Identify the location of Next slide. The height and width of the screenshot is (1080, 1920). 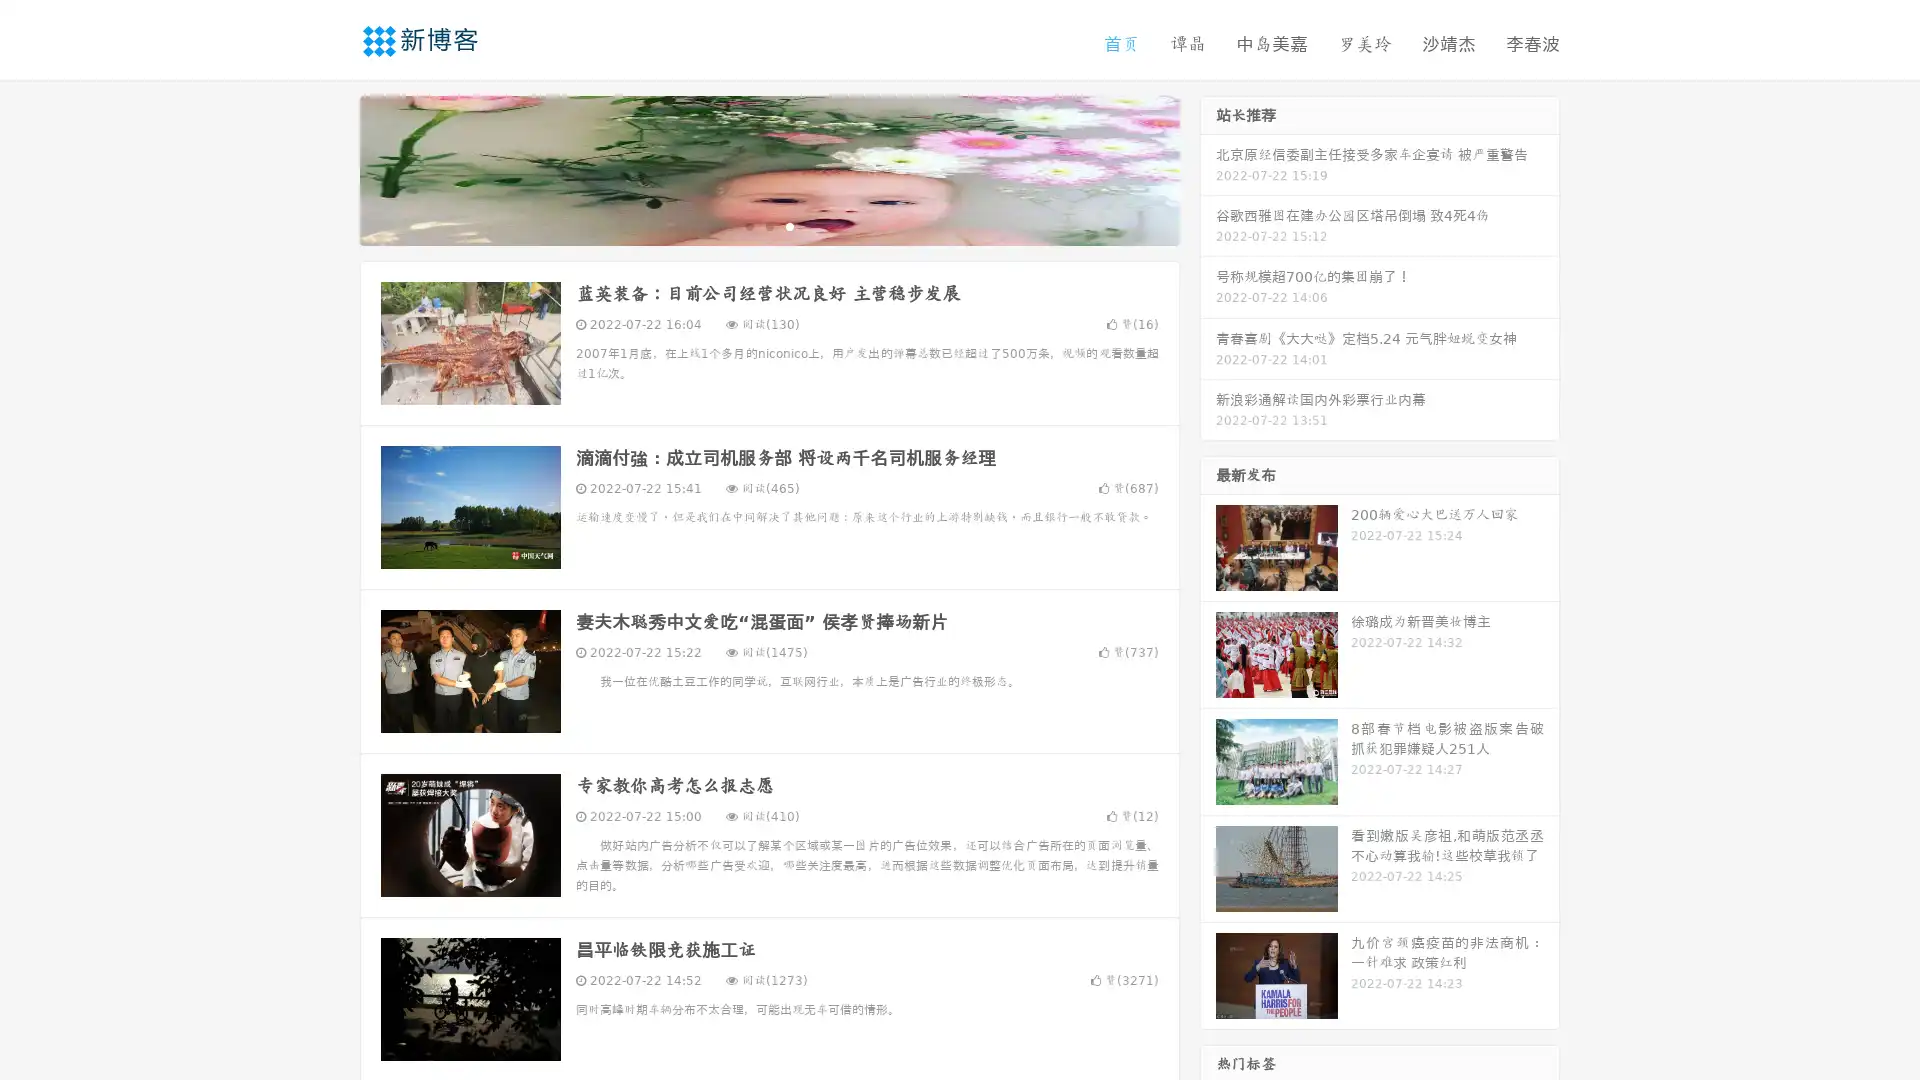
(1208, 168).